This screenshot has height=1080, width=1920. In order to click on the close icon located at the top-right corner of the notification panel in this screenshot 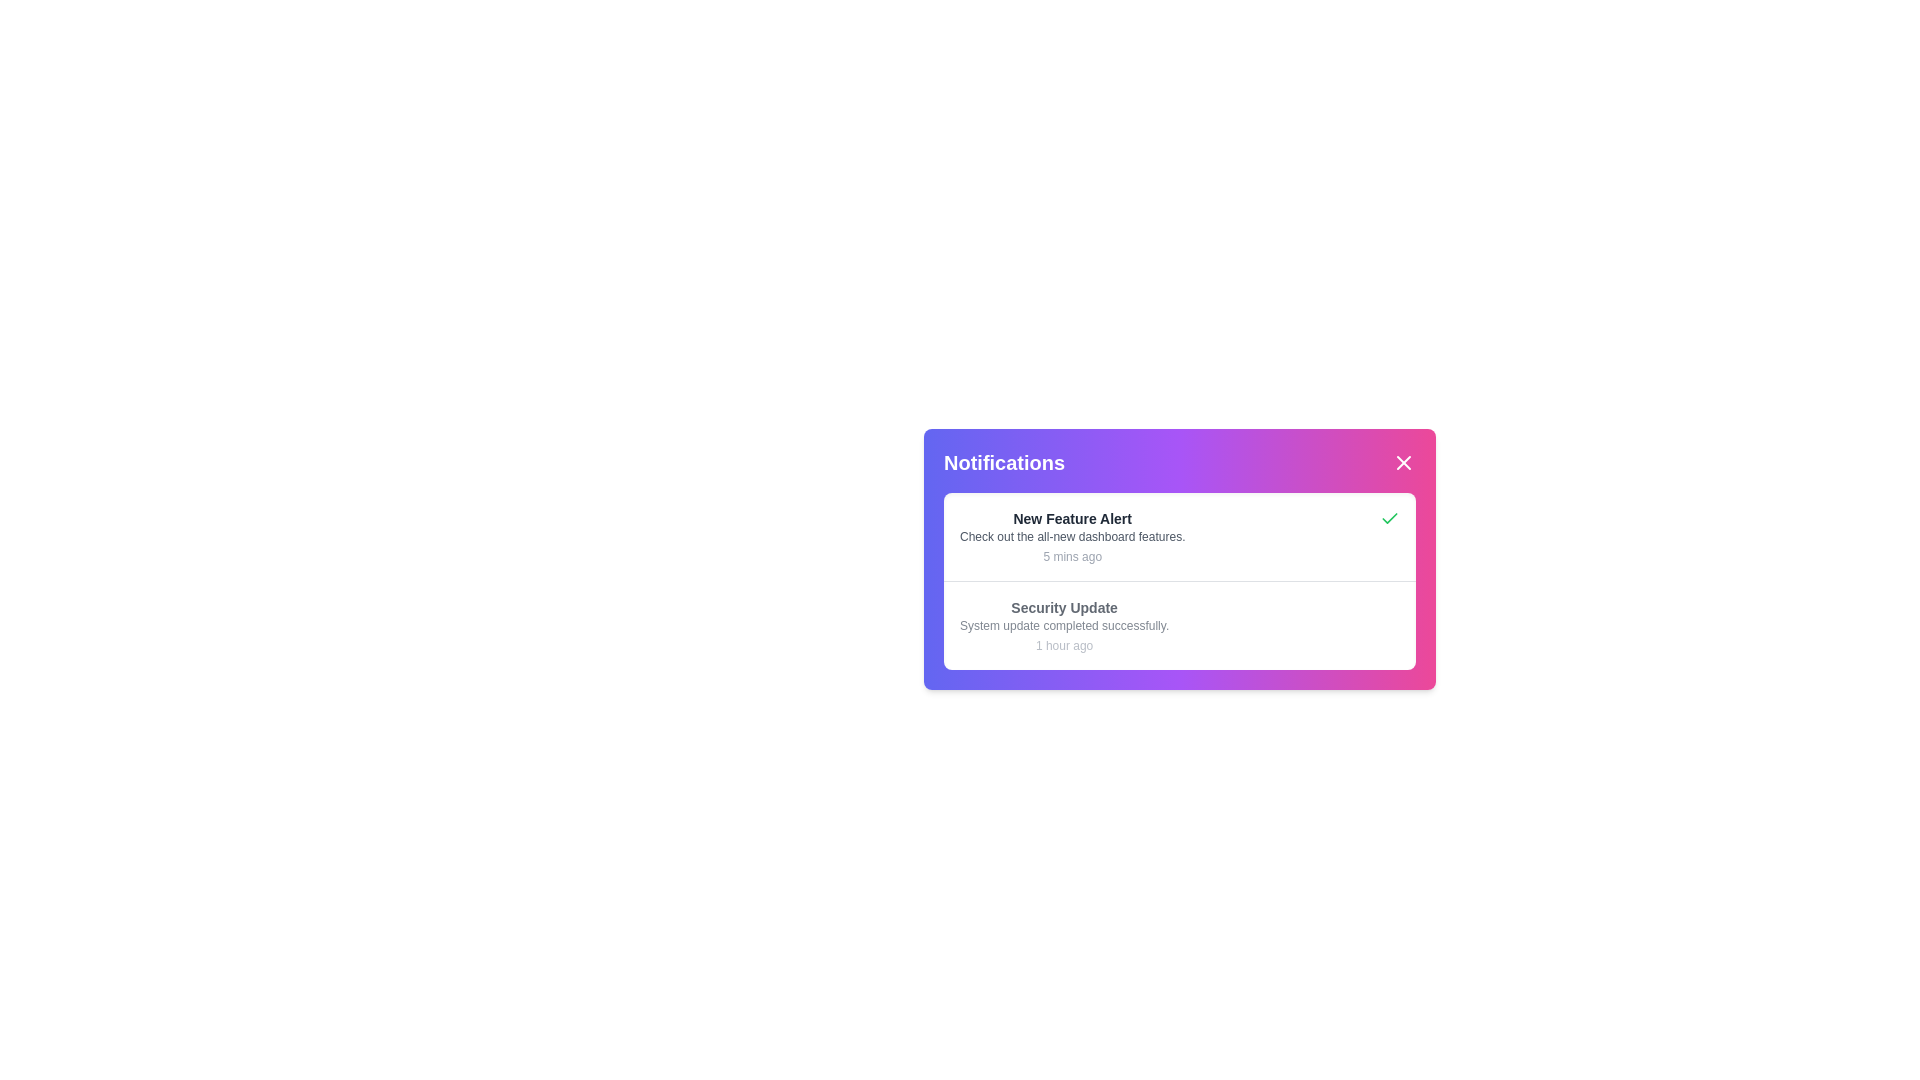, I will do `click(1402, 462)`.